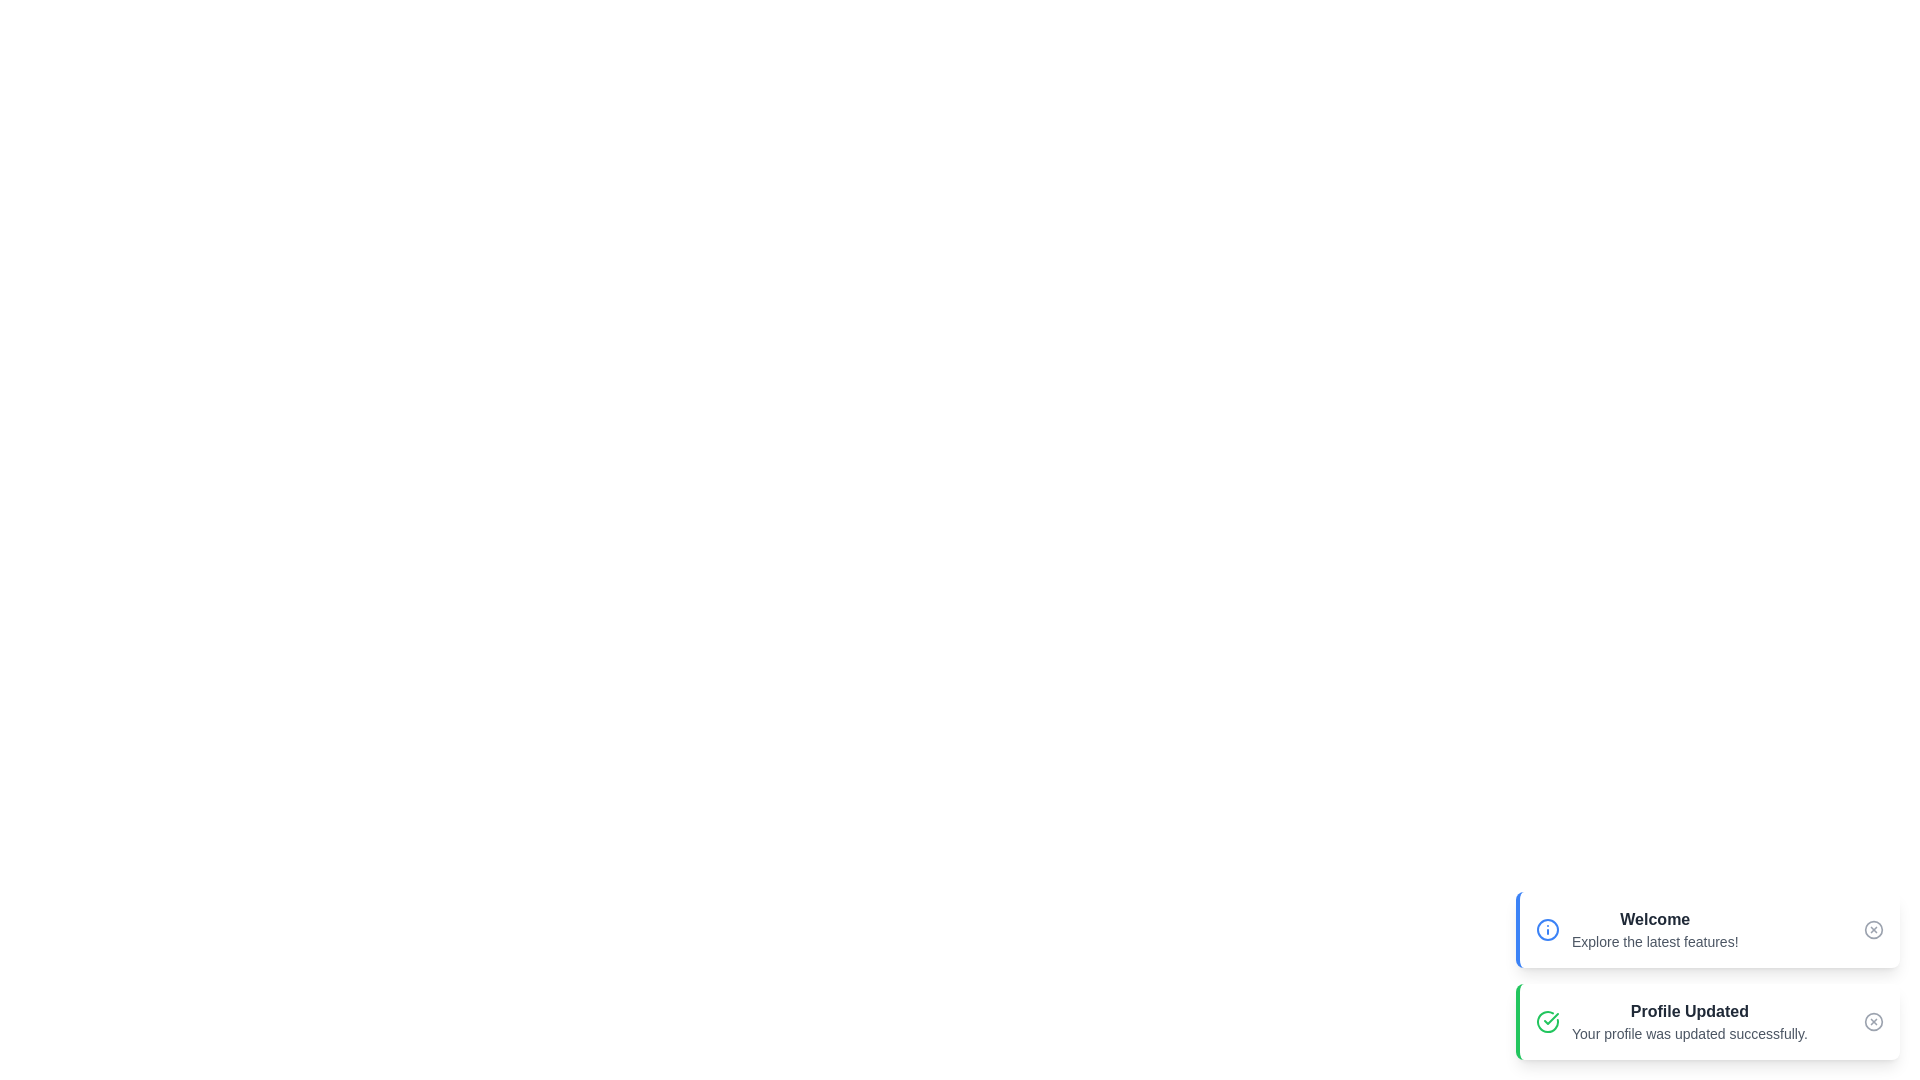 The width and height of the screenshot is (1920, 1080). Describe the element at coordinates (1872, 1022) in the screenshot. I see `the close button of the snackbar with the title Profile Updated` at that location.